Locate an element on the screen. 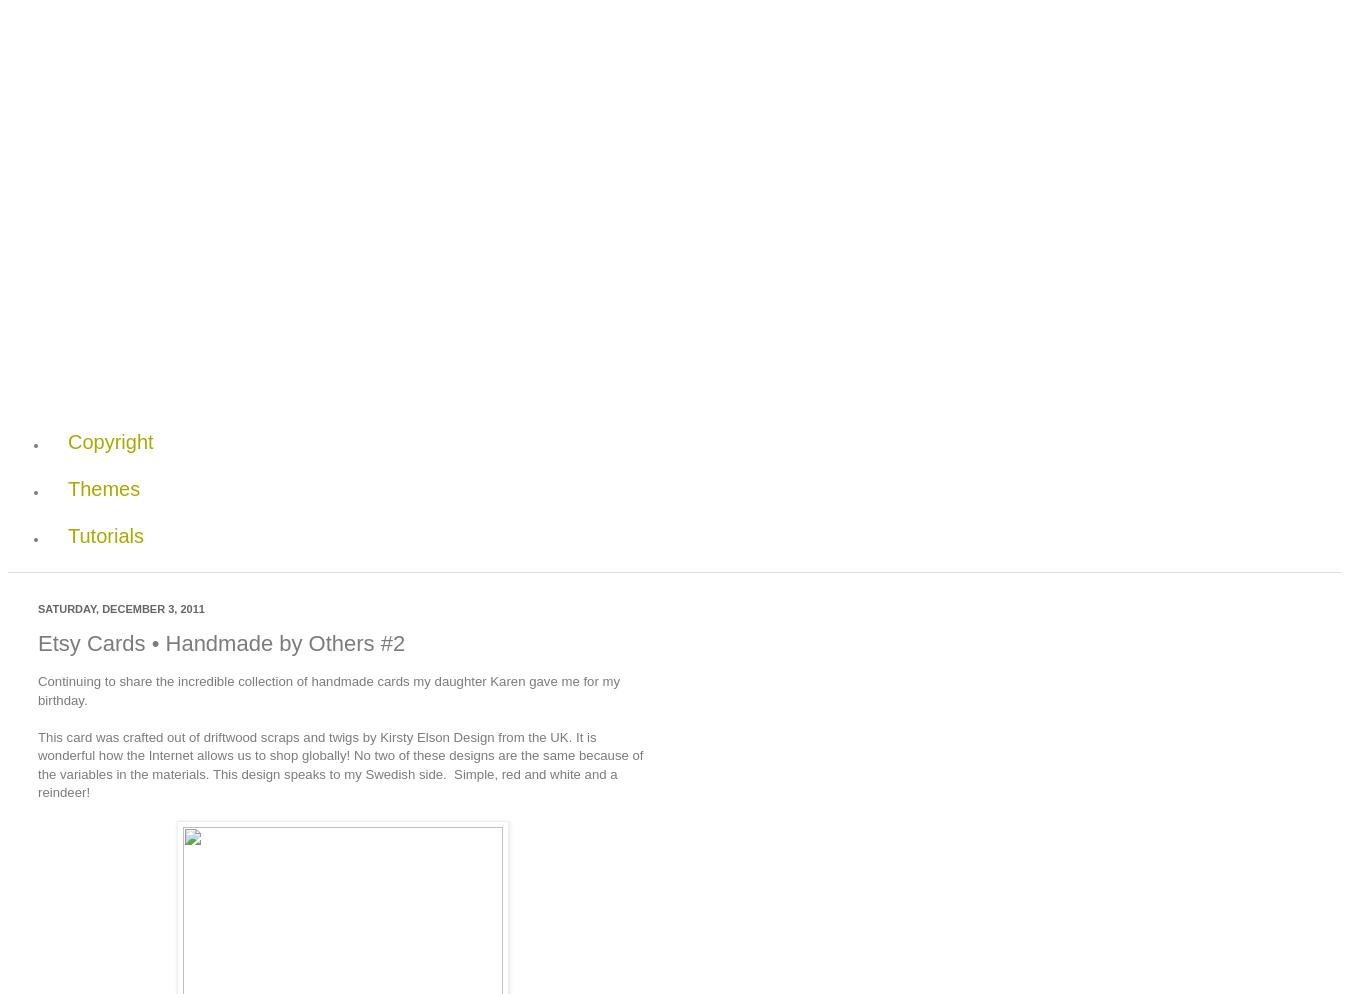 This screenshot has width=1358, height=994. 'Home' is located at coordinates (94, 346).